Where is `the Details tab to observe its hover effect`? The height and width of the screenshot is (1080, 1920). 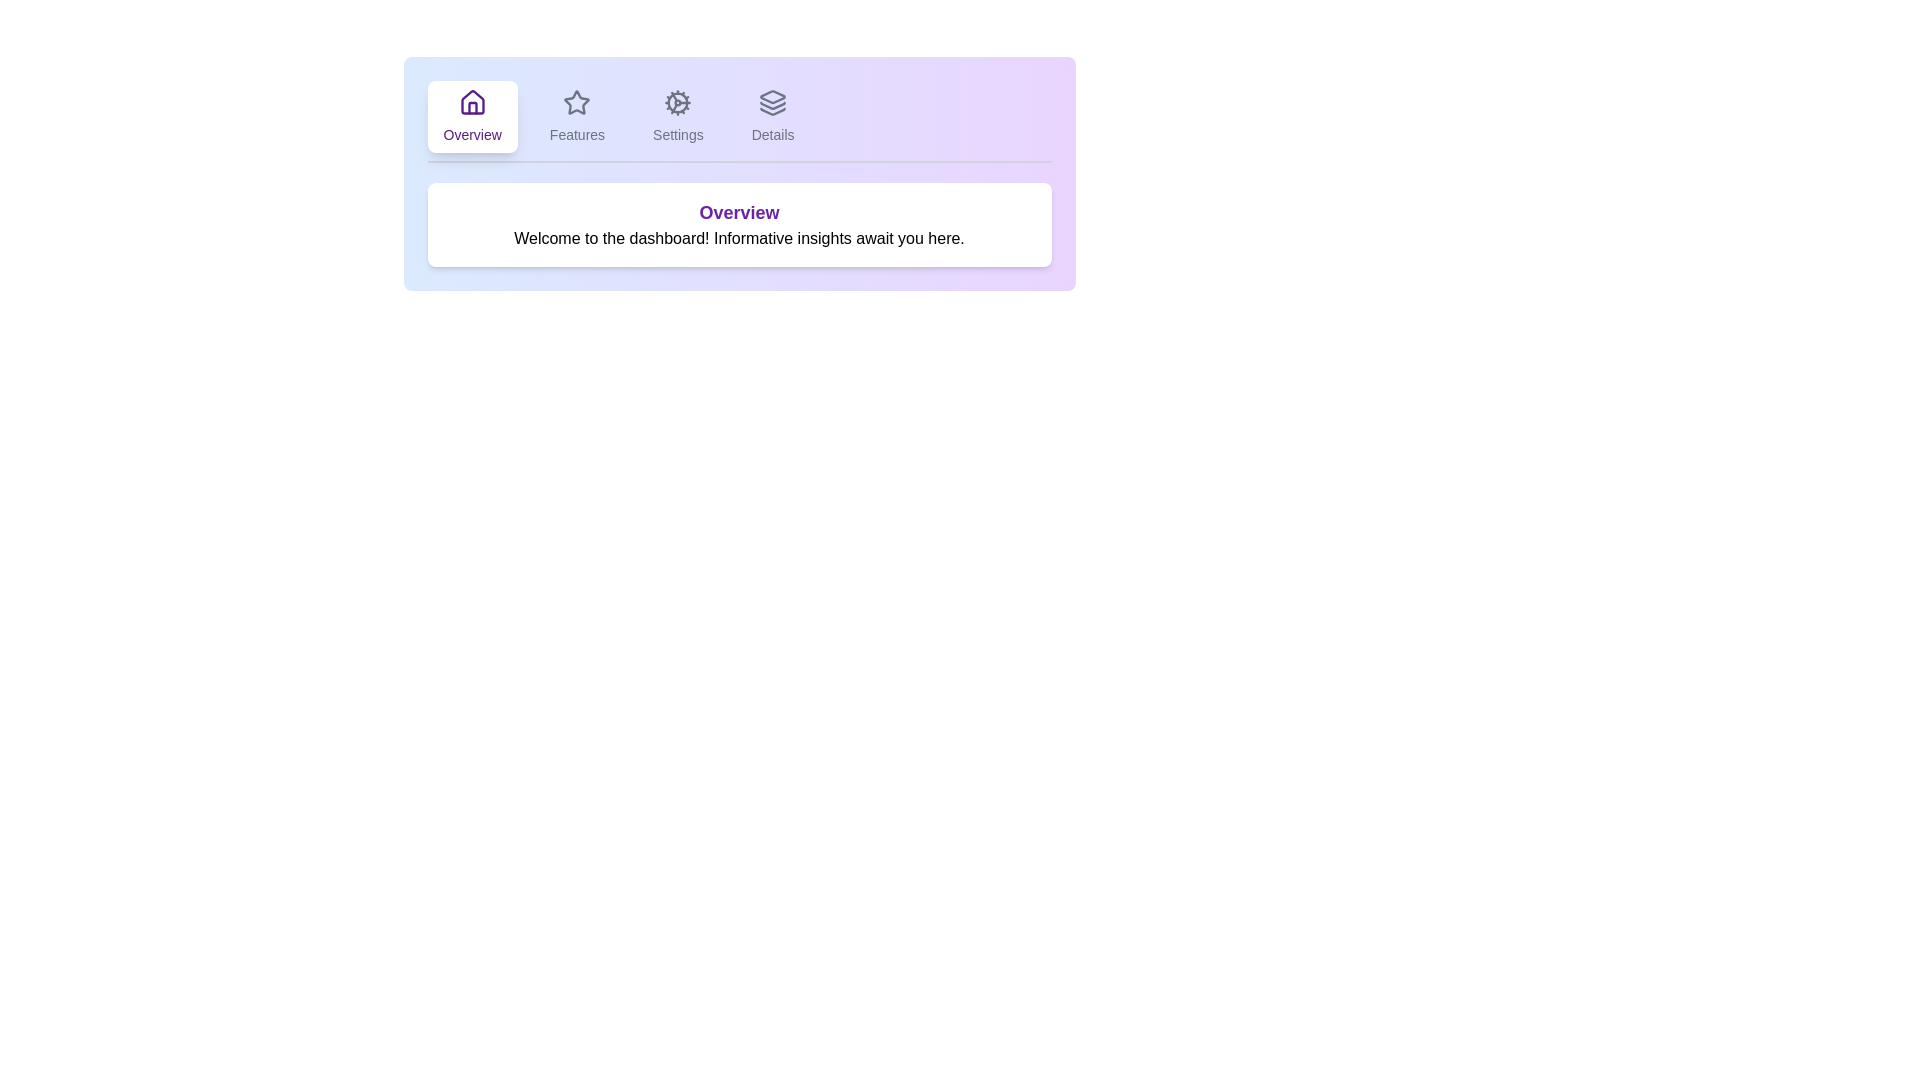 the Details tab to observe its hover effect is located at coordinates (772, 116).